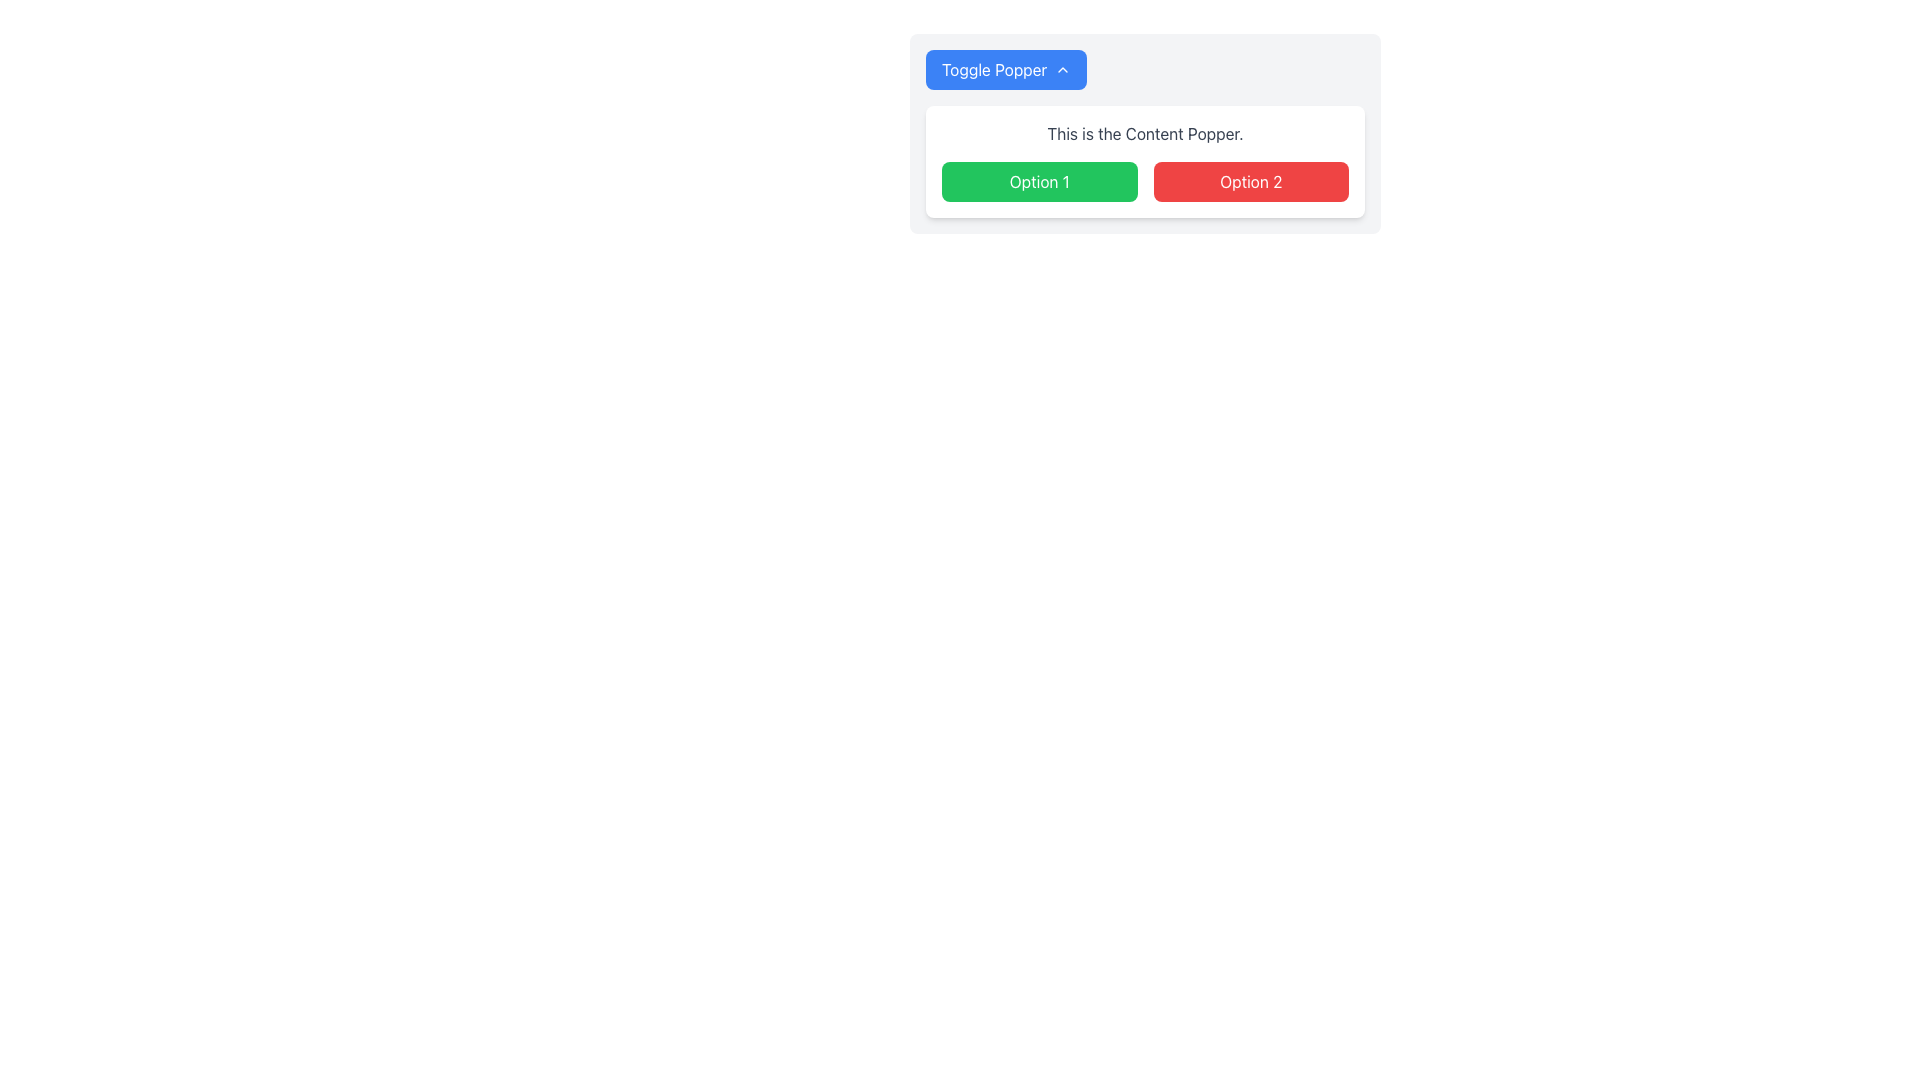 The height and width of the screenshot is (1080, 1920). I want to click on the rounded rectangular red button labeled 'Option 2', so click(1250, 181).